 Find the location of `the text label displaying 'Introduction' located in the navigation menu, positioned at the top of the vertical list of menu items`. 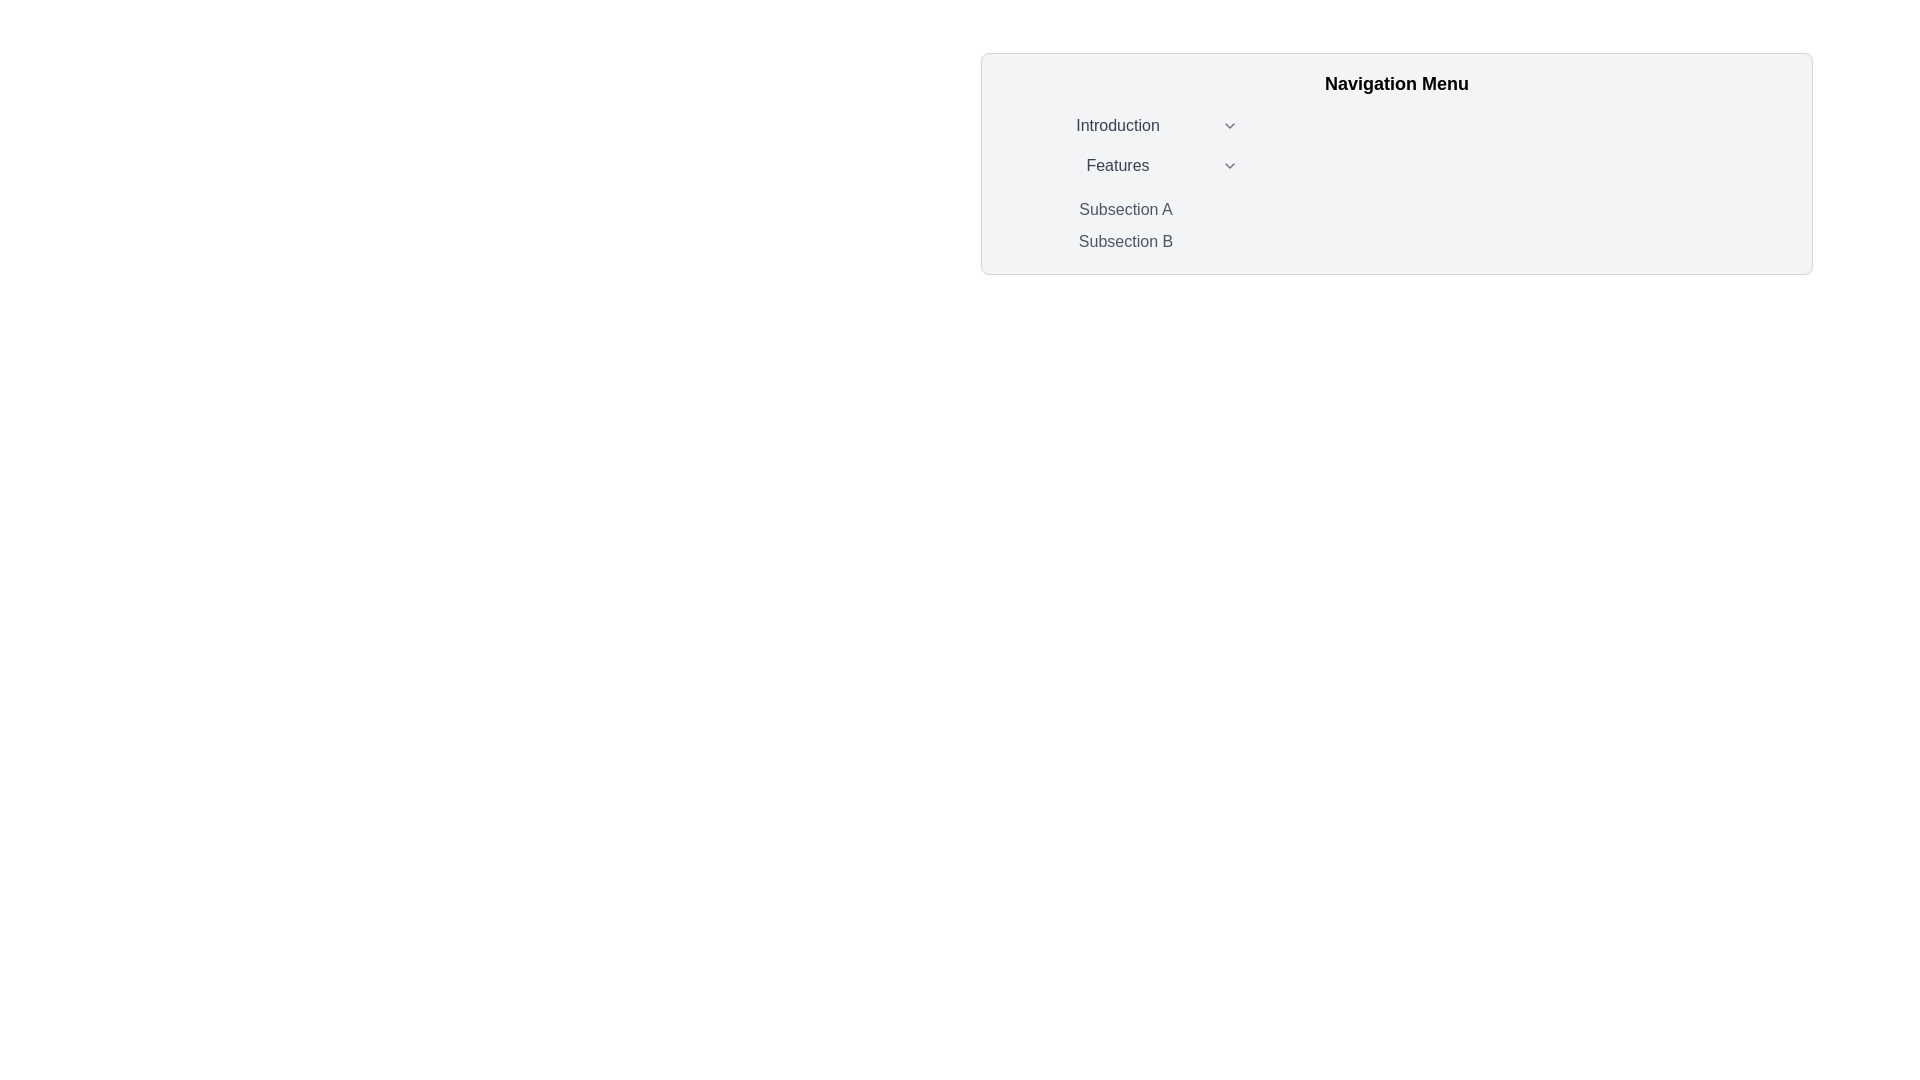

the text label displaying 'Introduction' located in the navigation menu, positioned at the top of the vertical list of menu items is located at coordinates (1117, 126).